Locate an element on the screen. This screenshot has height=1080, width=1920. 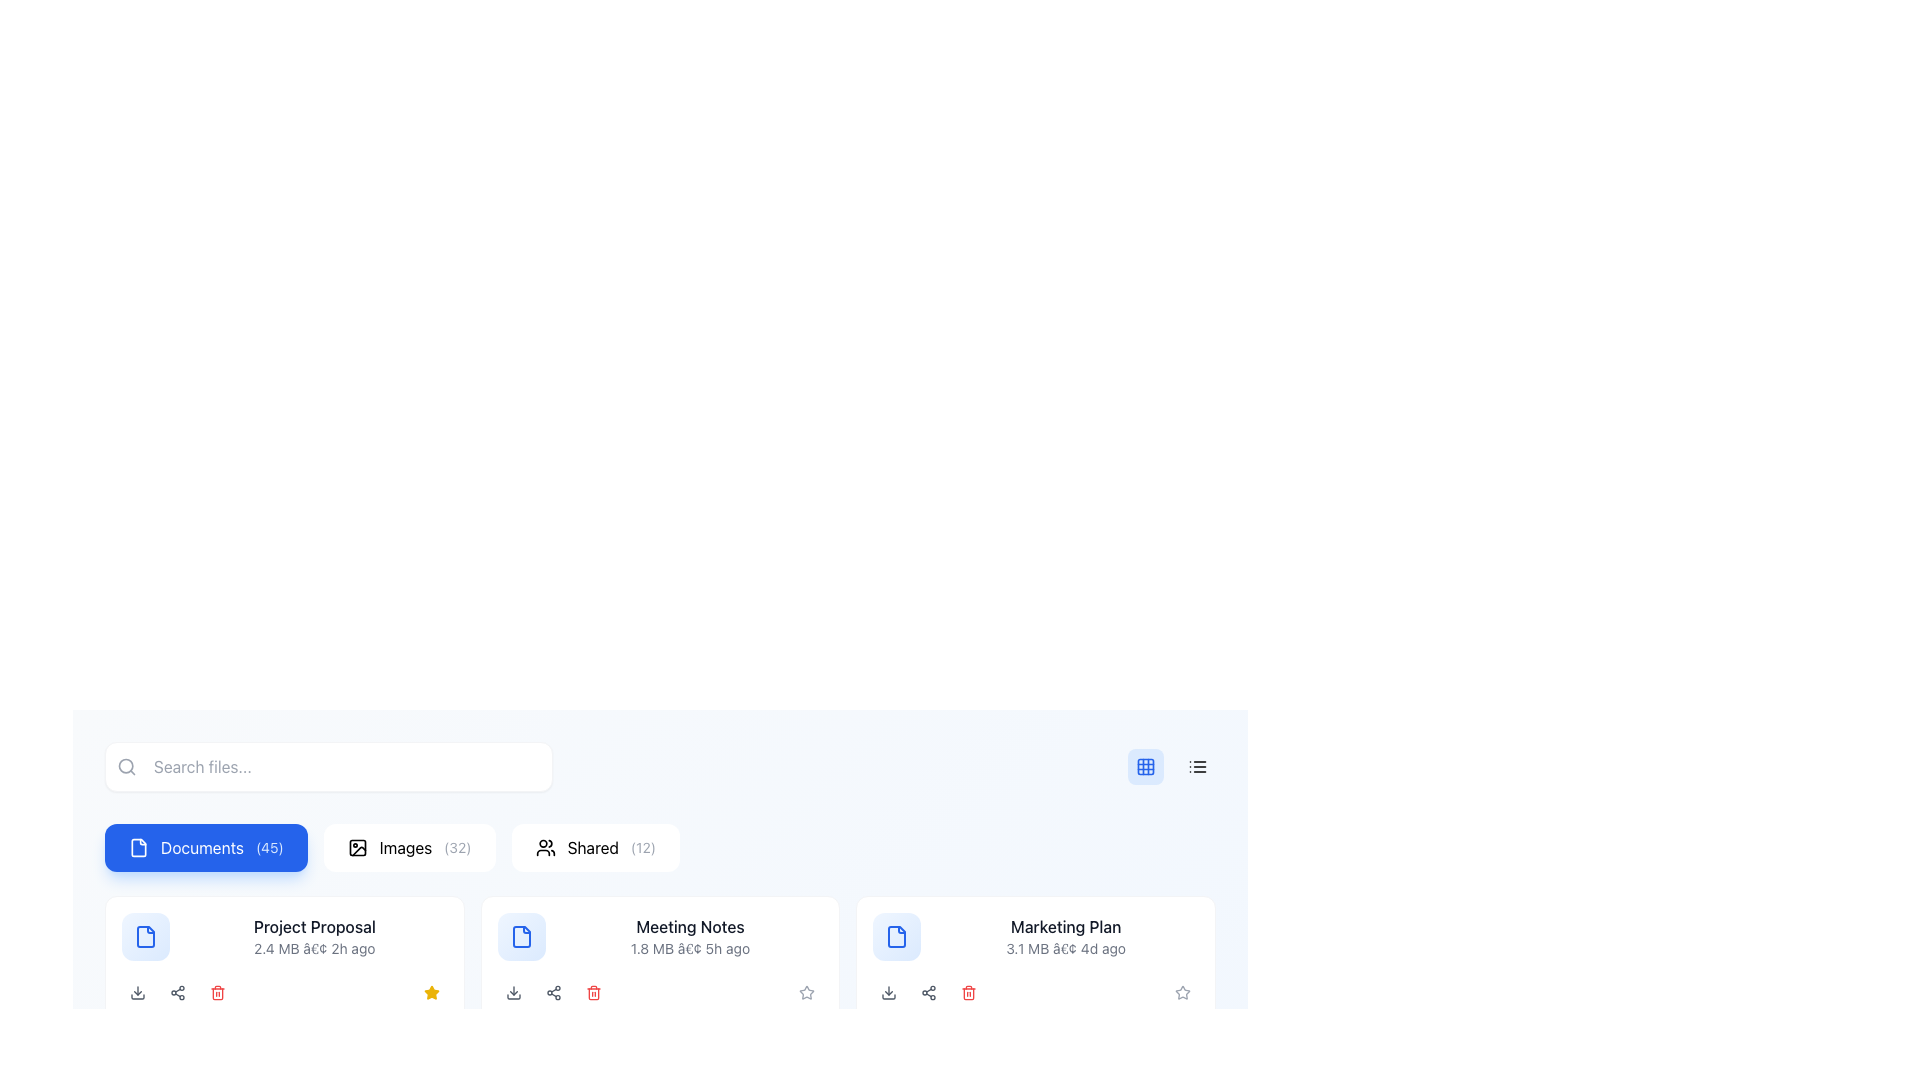
the Navigation bar to interact with tooltips or styling changes is located at coordinates (660, 848).